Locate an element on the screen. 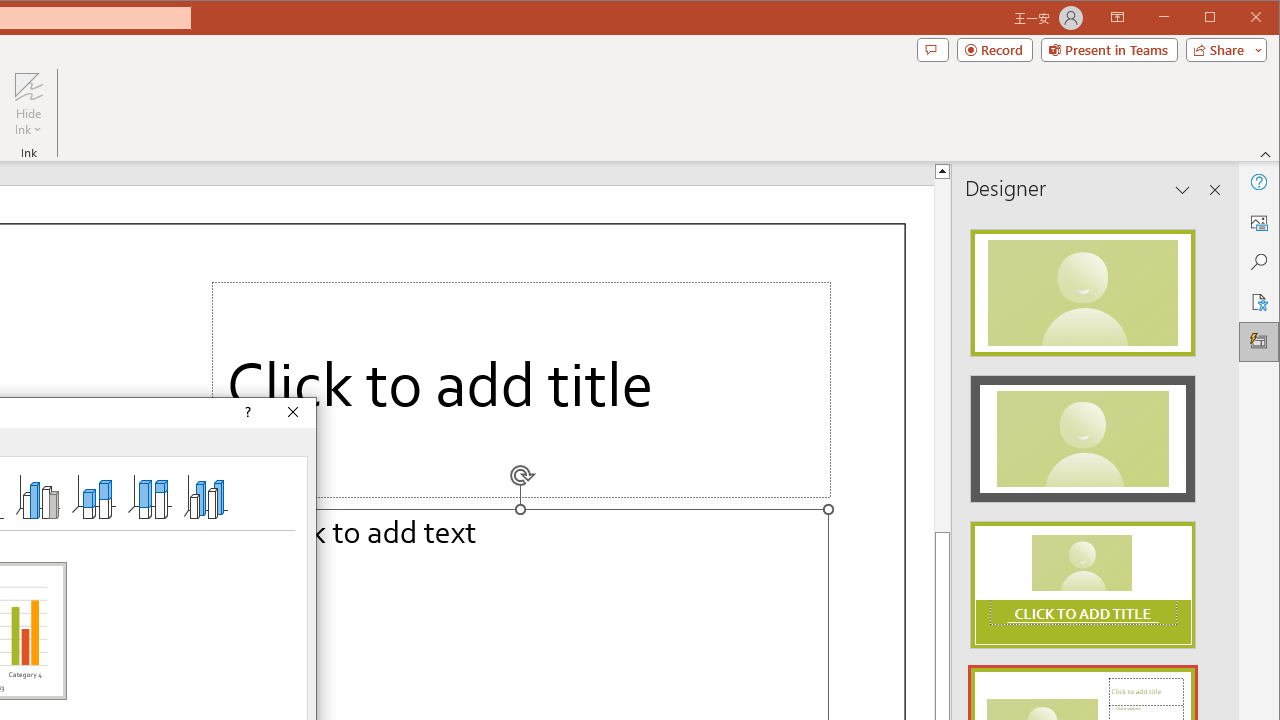 The image size is (1280, 720). 'Context help' is located at coordinates (245, 411).